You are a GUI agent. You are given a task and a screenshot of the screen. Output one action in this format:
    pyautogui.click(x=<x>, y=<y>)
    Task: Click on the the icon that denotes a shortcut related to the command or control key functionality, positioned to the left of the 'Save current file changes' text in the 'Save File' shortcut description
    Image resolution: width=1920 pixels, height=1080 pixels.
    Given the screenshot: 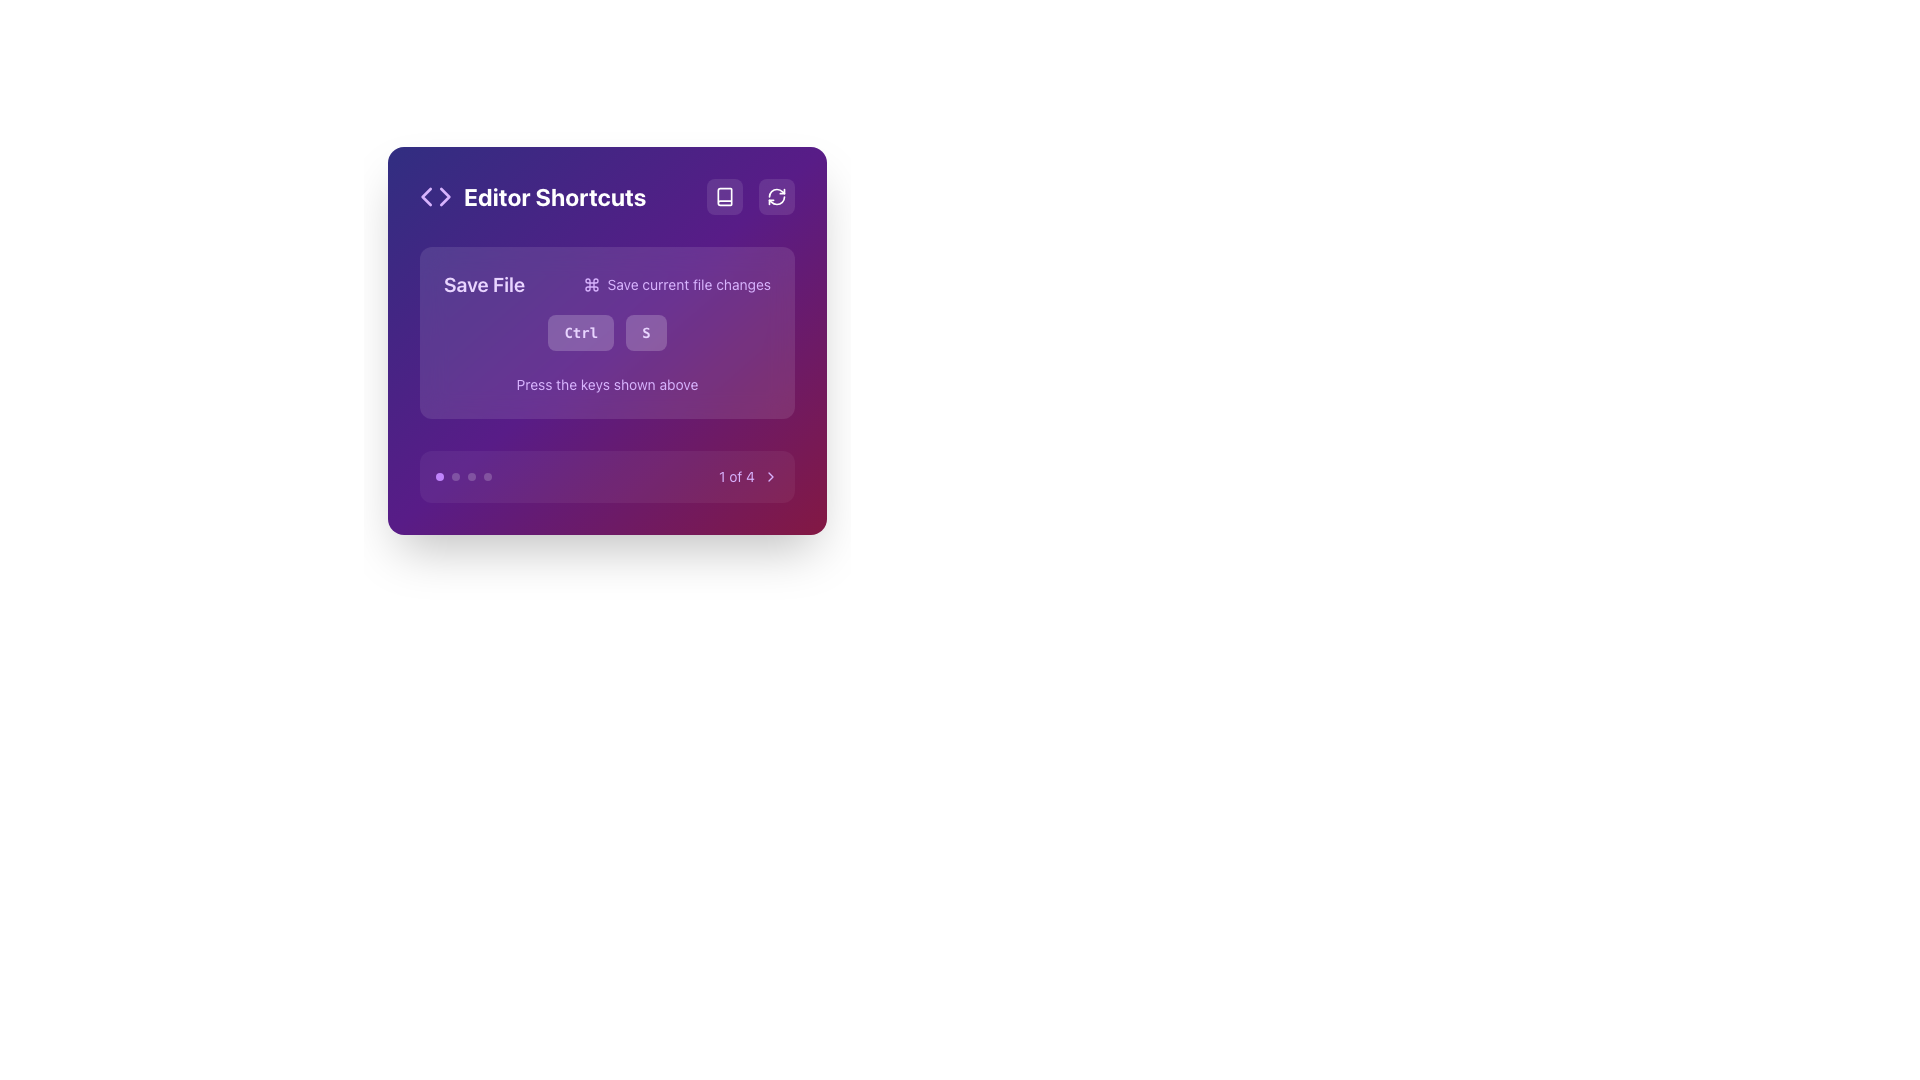 What is the action you would take?
    pyautogui.click(x=590, y=285)
    